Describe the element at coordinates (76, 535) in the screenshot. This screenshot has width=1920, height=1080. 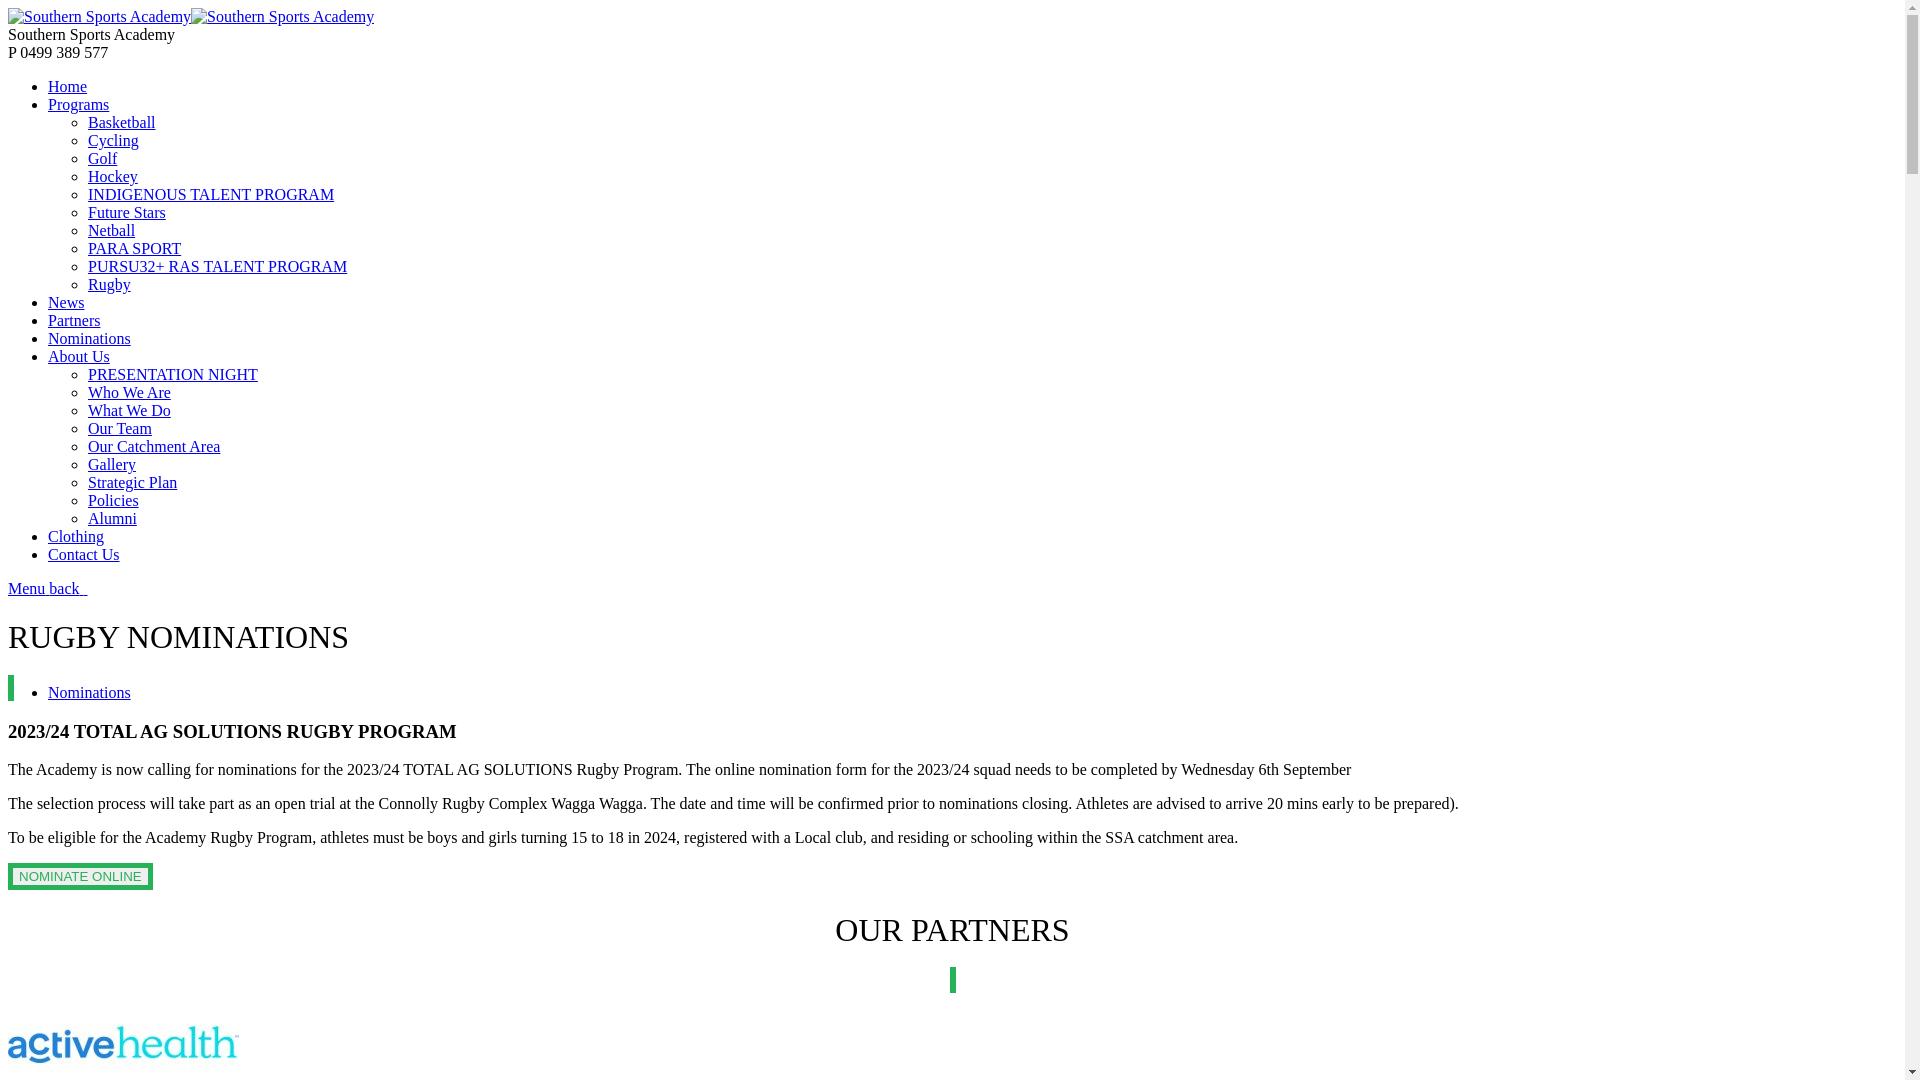
I see `'Clothing'` at that location.